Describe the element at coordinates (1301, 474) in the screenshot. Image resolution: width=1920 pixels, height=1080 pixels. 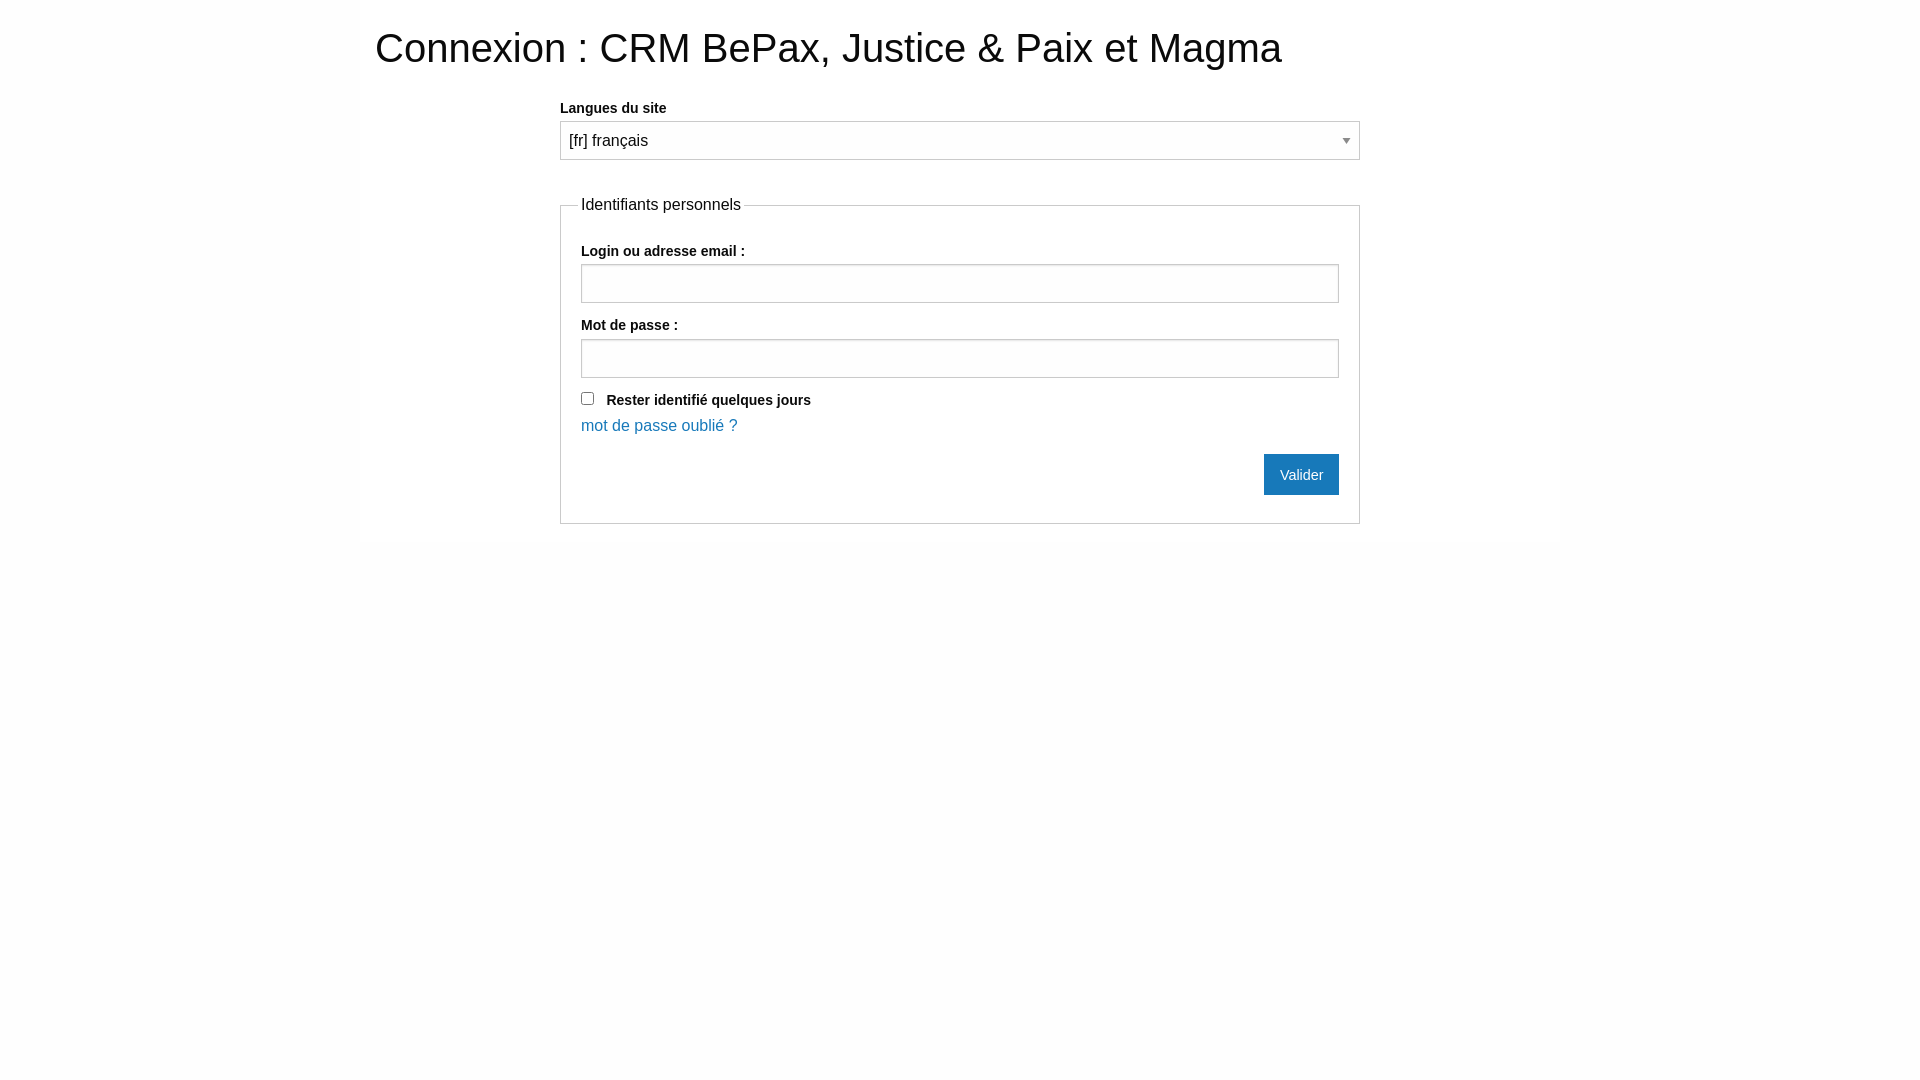
I see `'Valider'` at that location.